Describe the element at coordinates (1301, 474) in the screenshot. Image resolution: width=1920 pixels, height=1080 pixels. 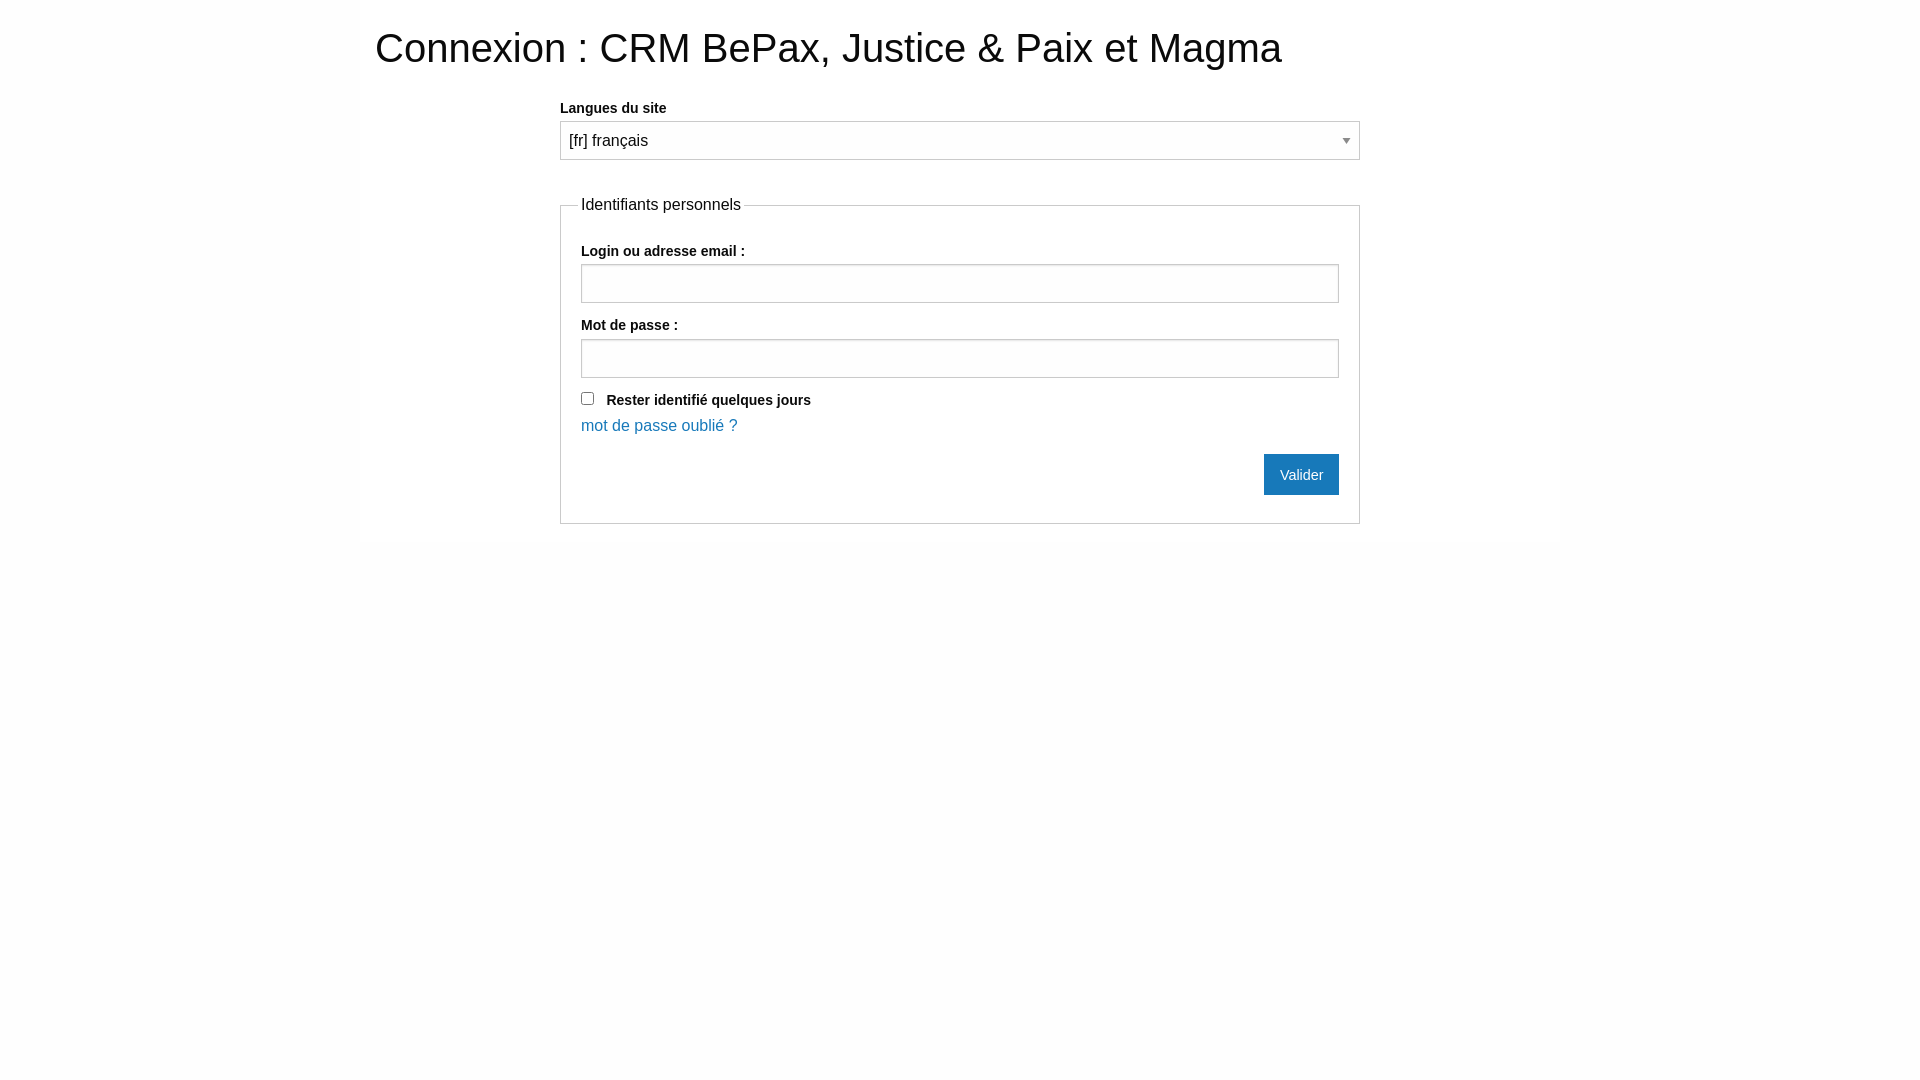
I see `'Valider'` at that location.